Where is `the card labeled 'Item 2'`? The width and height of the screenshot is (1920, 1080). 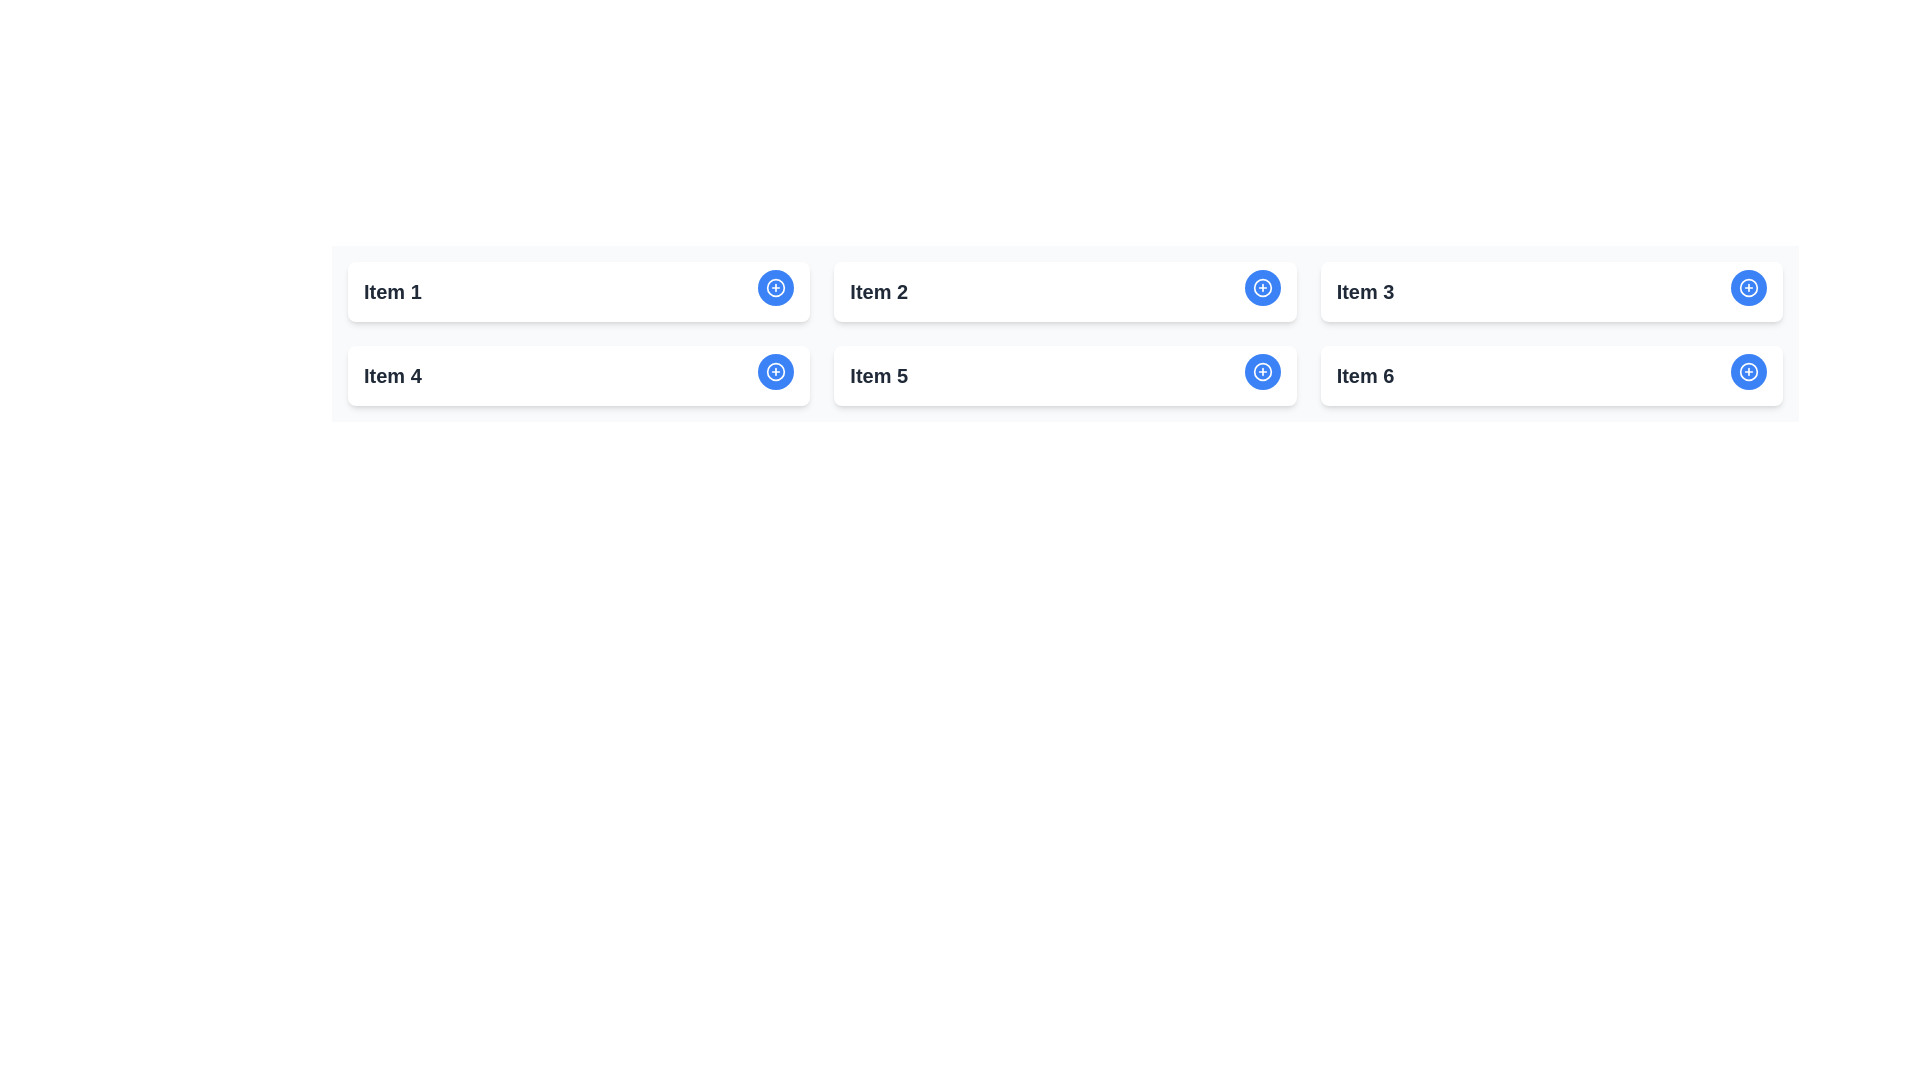 the card labeled 'Item 2' is located at coordinates (1064, 292).